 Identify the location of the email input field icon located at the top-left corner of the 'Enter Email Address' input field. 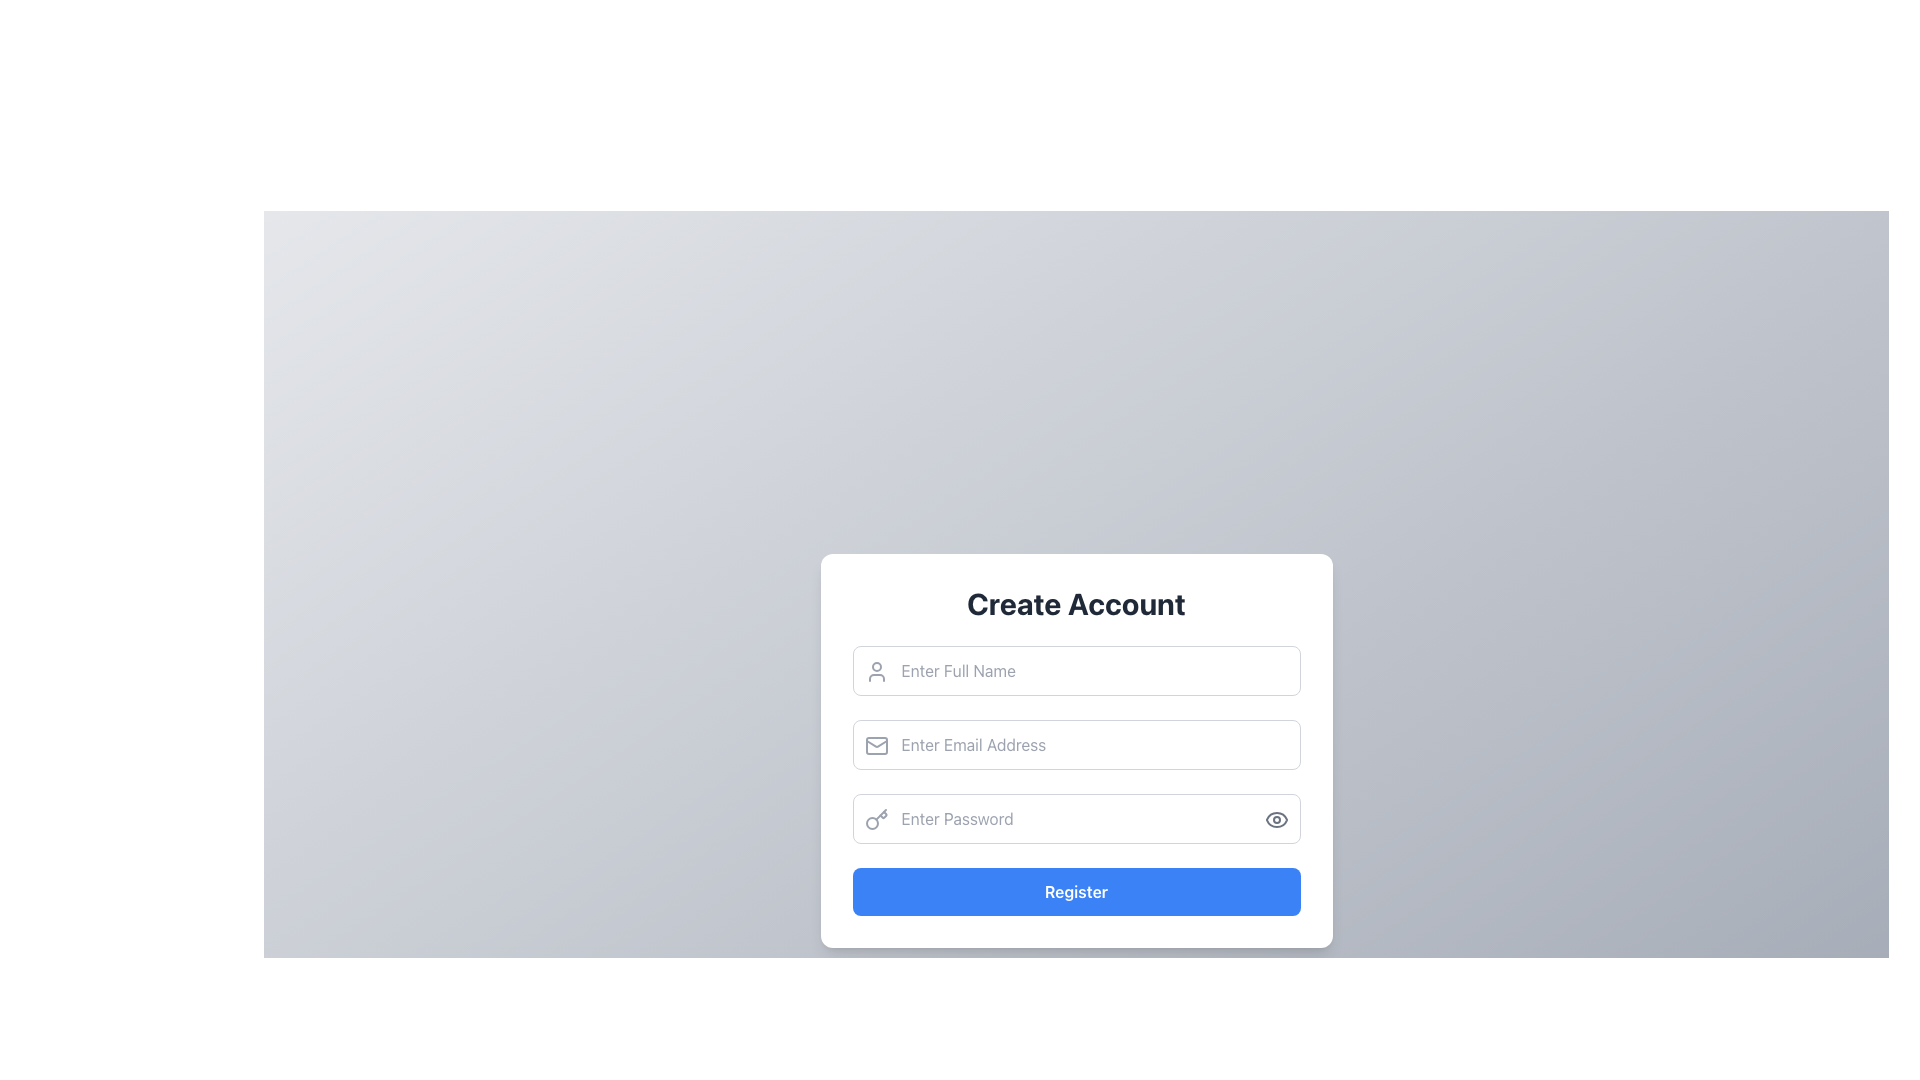
(876, 745).